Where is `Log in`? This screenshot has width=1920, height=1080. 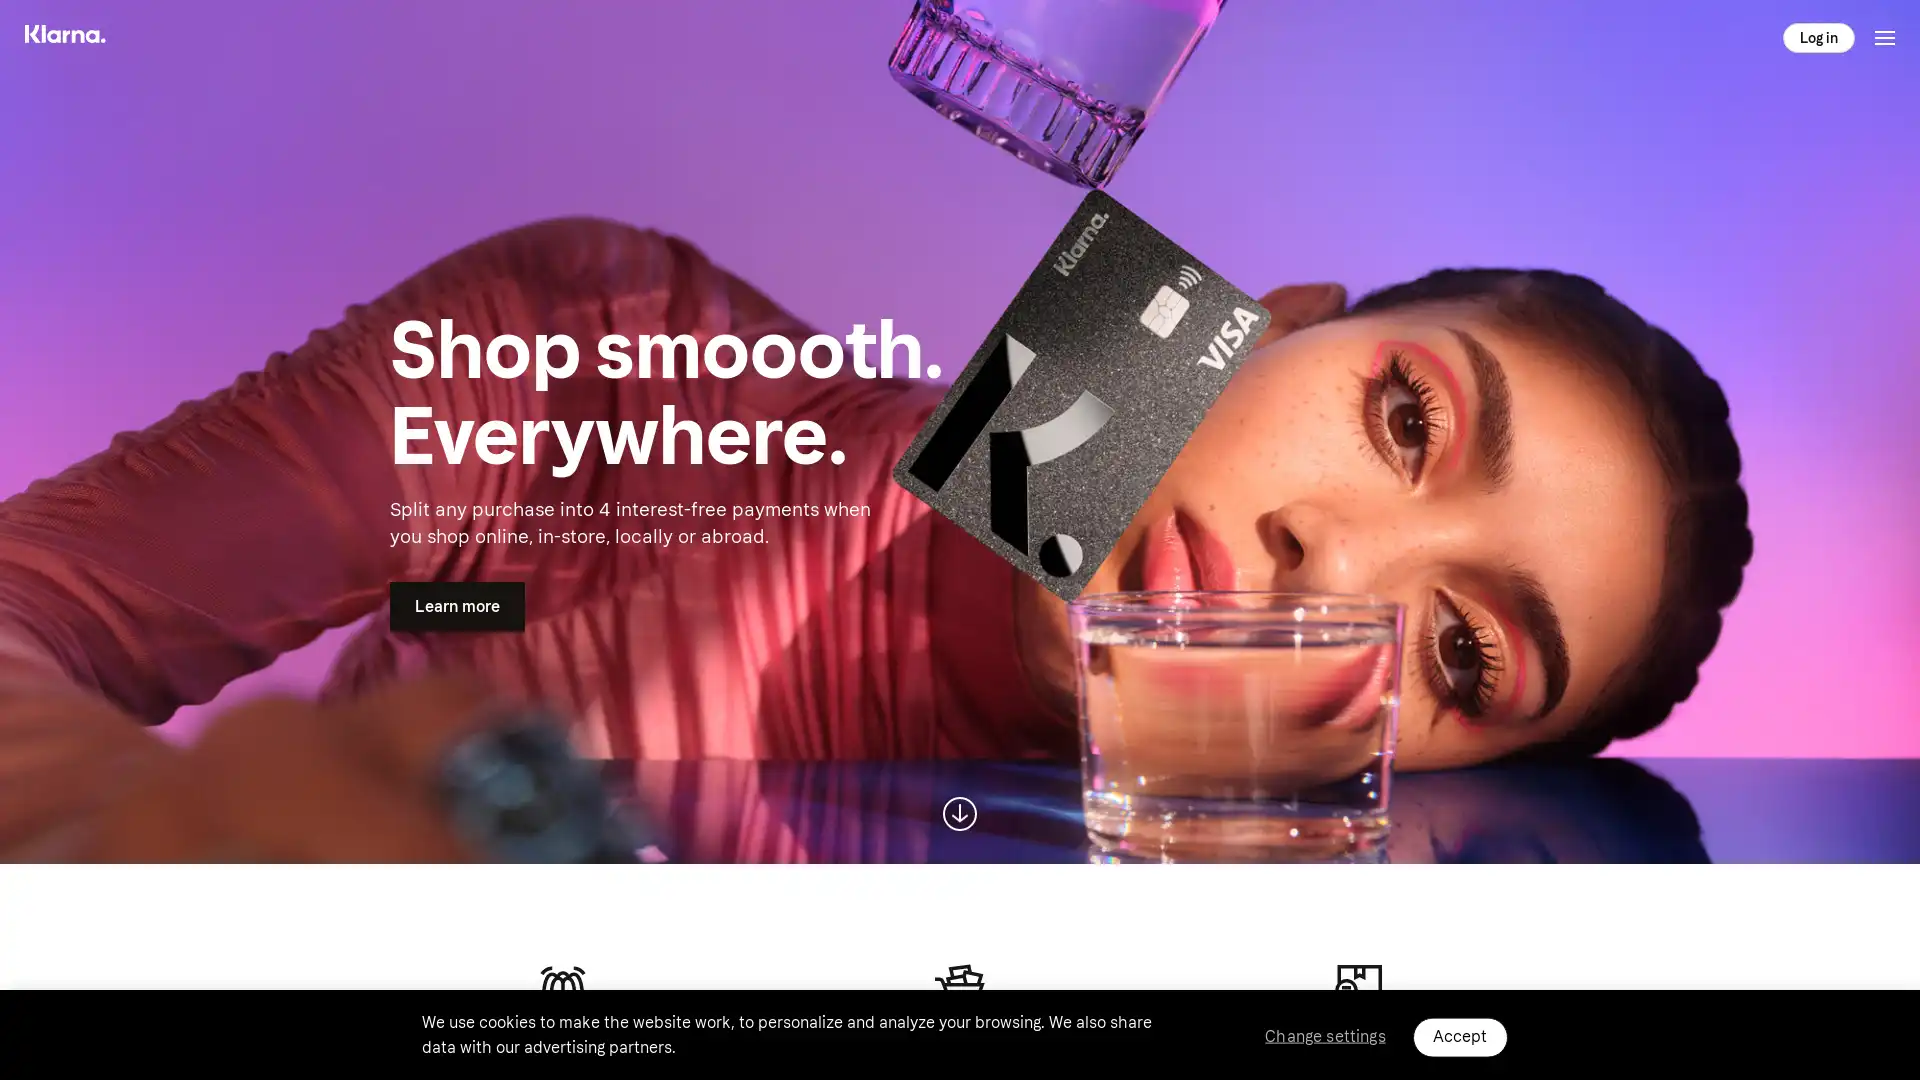
Log in is located at coordinates (1819, 37).